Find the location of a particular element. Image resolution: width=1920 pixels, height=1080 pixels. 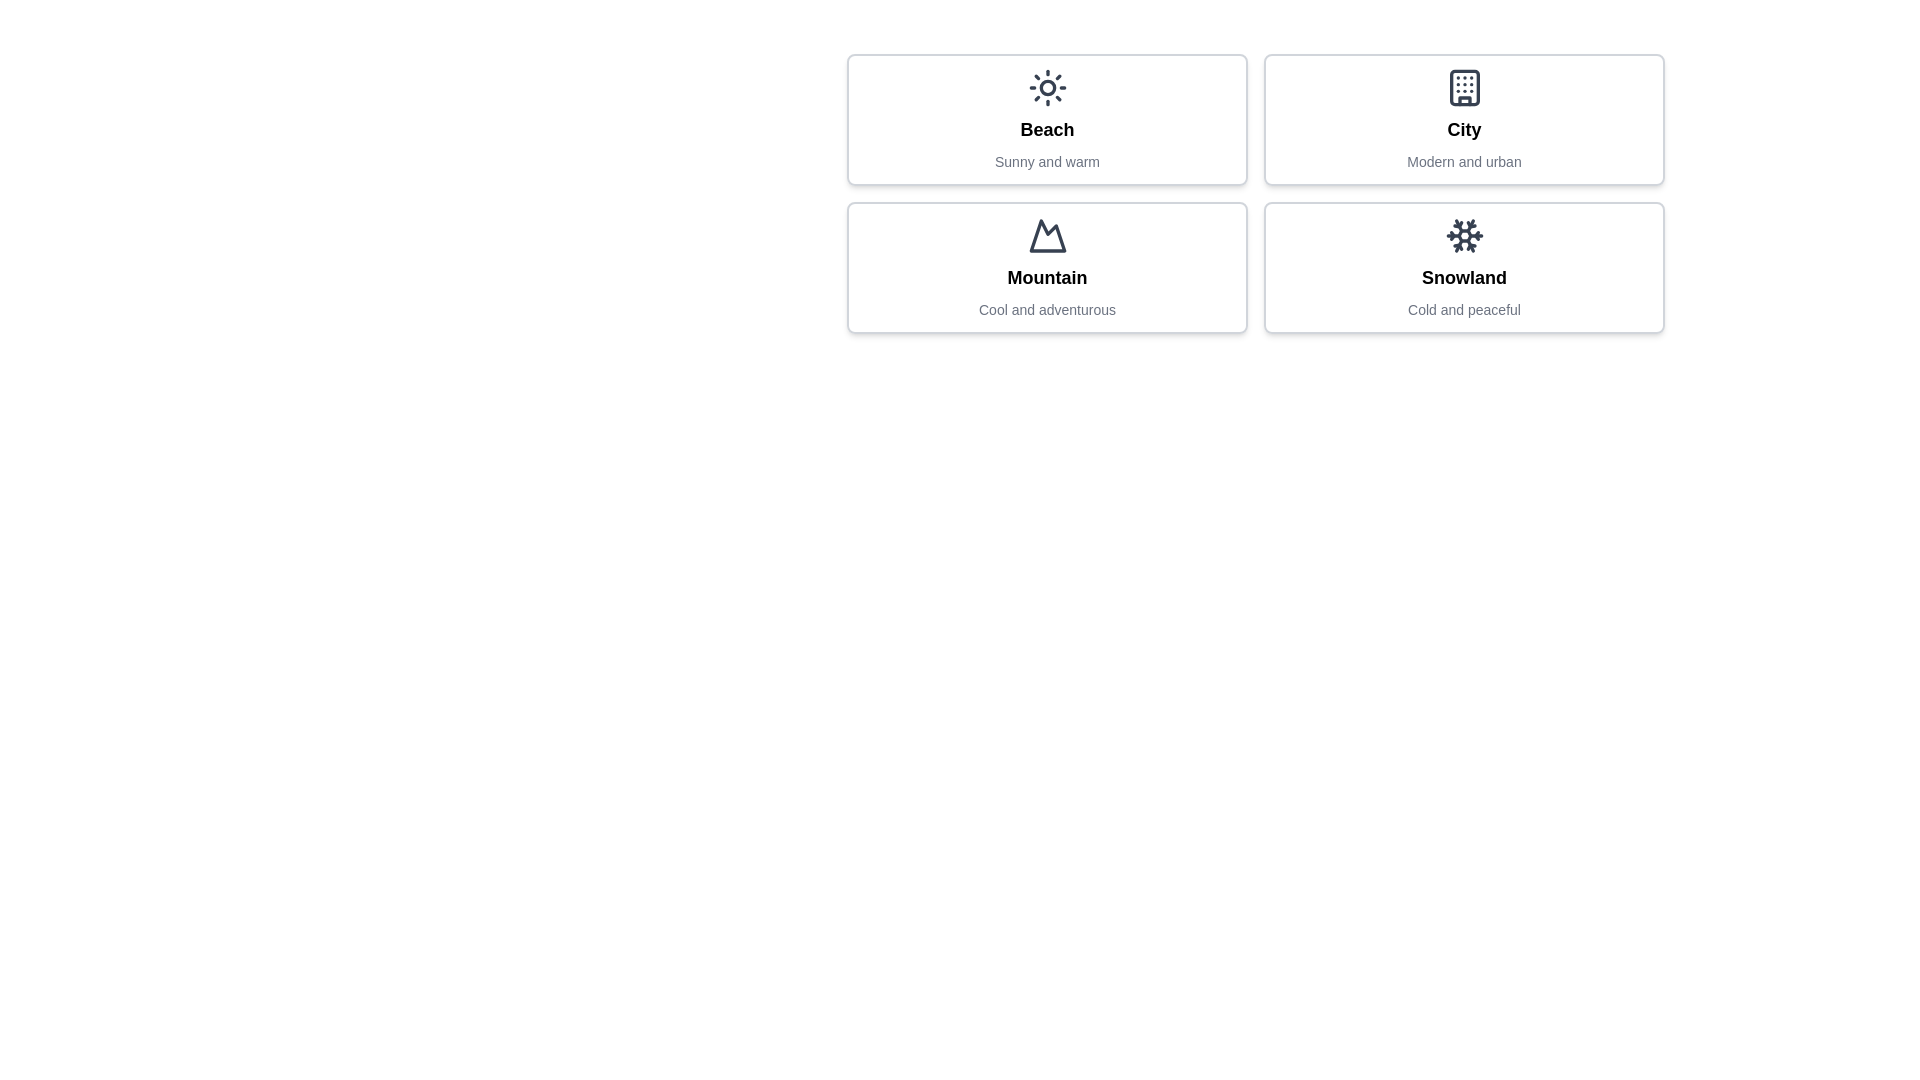

text label that serves as the title indicating the category 'City' in the card located in the second column of the top row, positioned below the building icon is located at coordinates (1464, 130).